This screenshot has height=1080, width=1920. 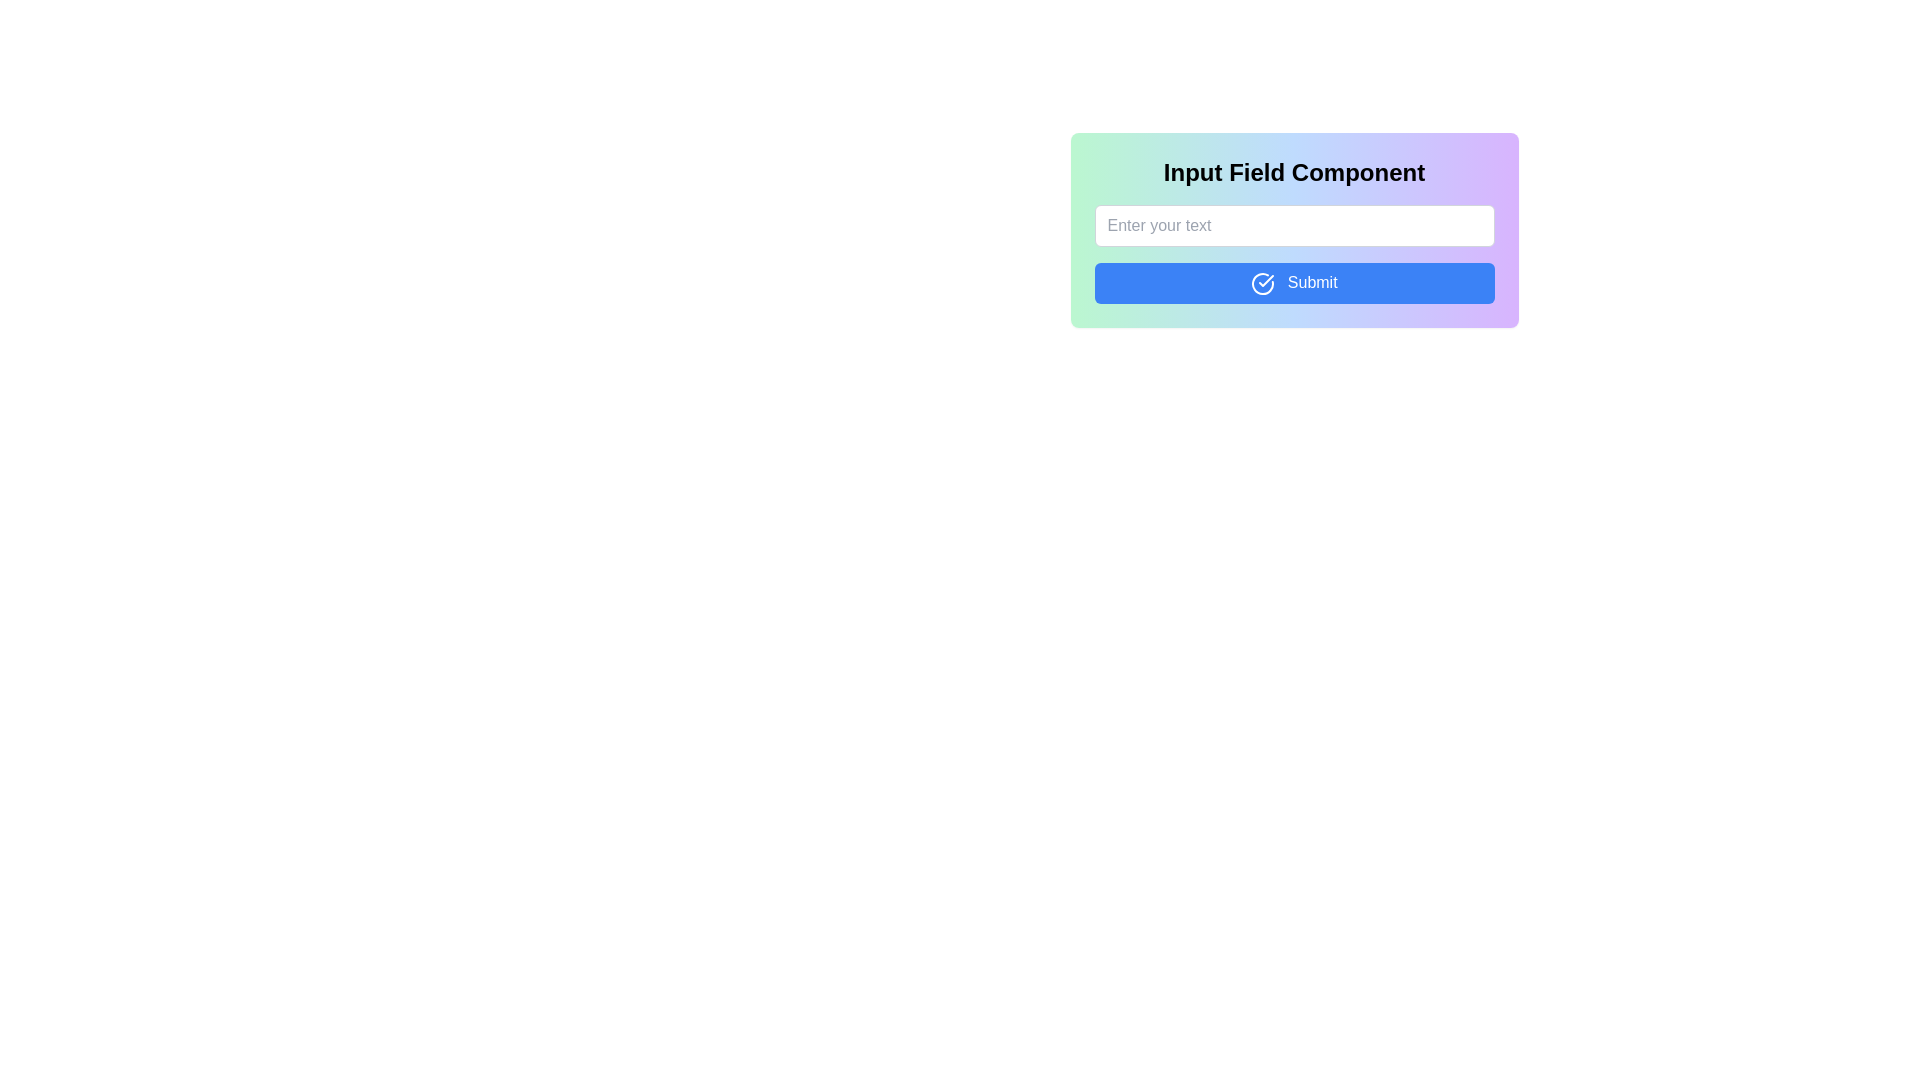 What do you see at coordinates (1262, 283) in the screenshot?
I see `the 'Submit' button icon, which visually indicates a confirmation action, located towards the left side of the 'Submit' text label` at bounding box center [1262, 283].